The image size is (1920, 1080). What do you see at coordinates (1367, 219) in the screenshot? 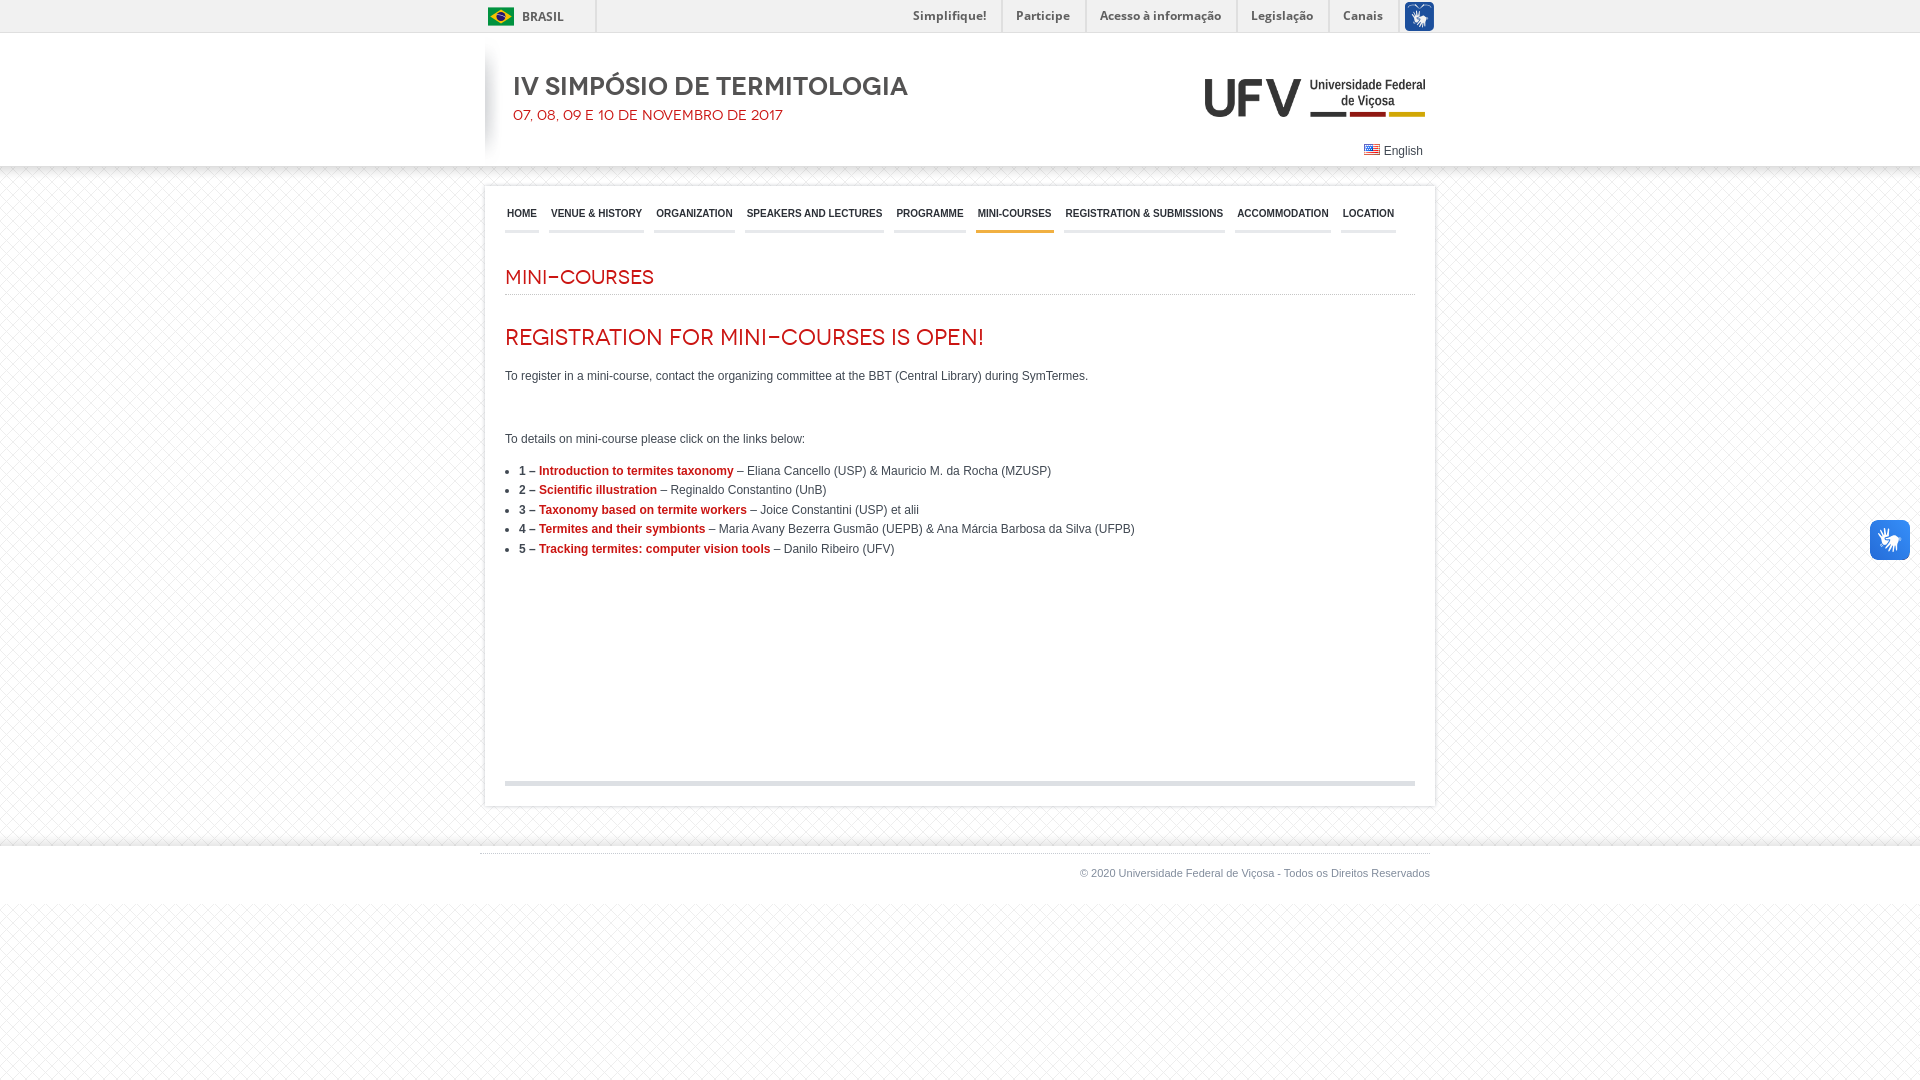
I see `'LOCATION'` at bounding box center [1367, 219].